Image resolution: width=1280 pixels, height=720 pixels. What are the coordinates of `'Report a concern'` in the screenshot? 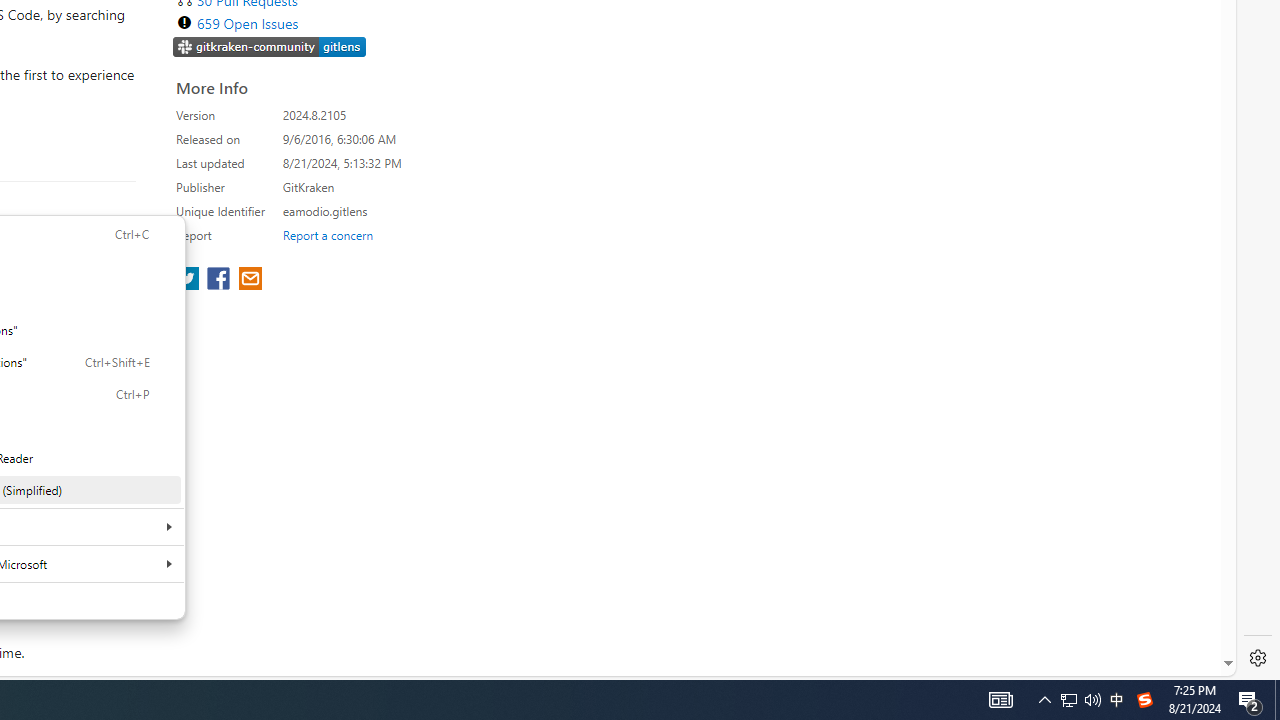 It's located at (327, 234).